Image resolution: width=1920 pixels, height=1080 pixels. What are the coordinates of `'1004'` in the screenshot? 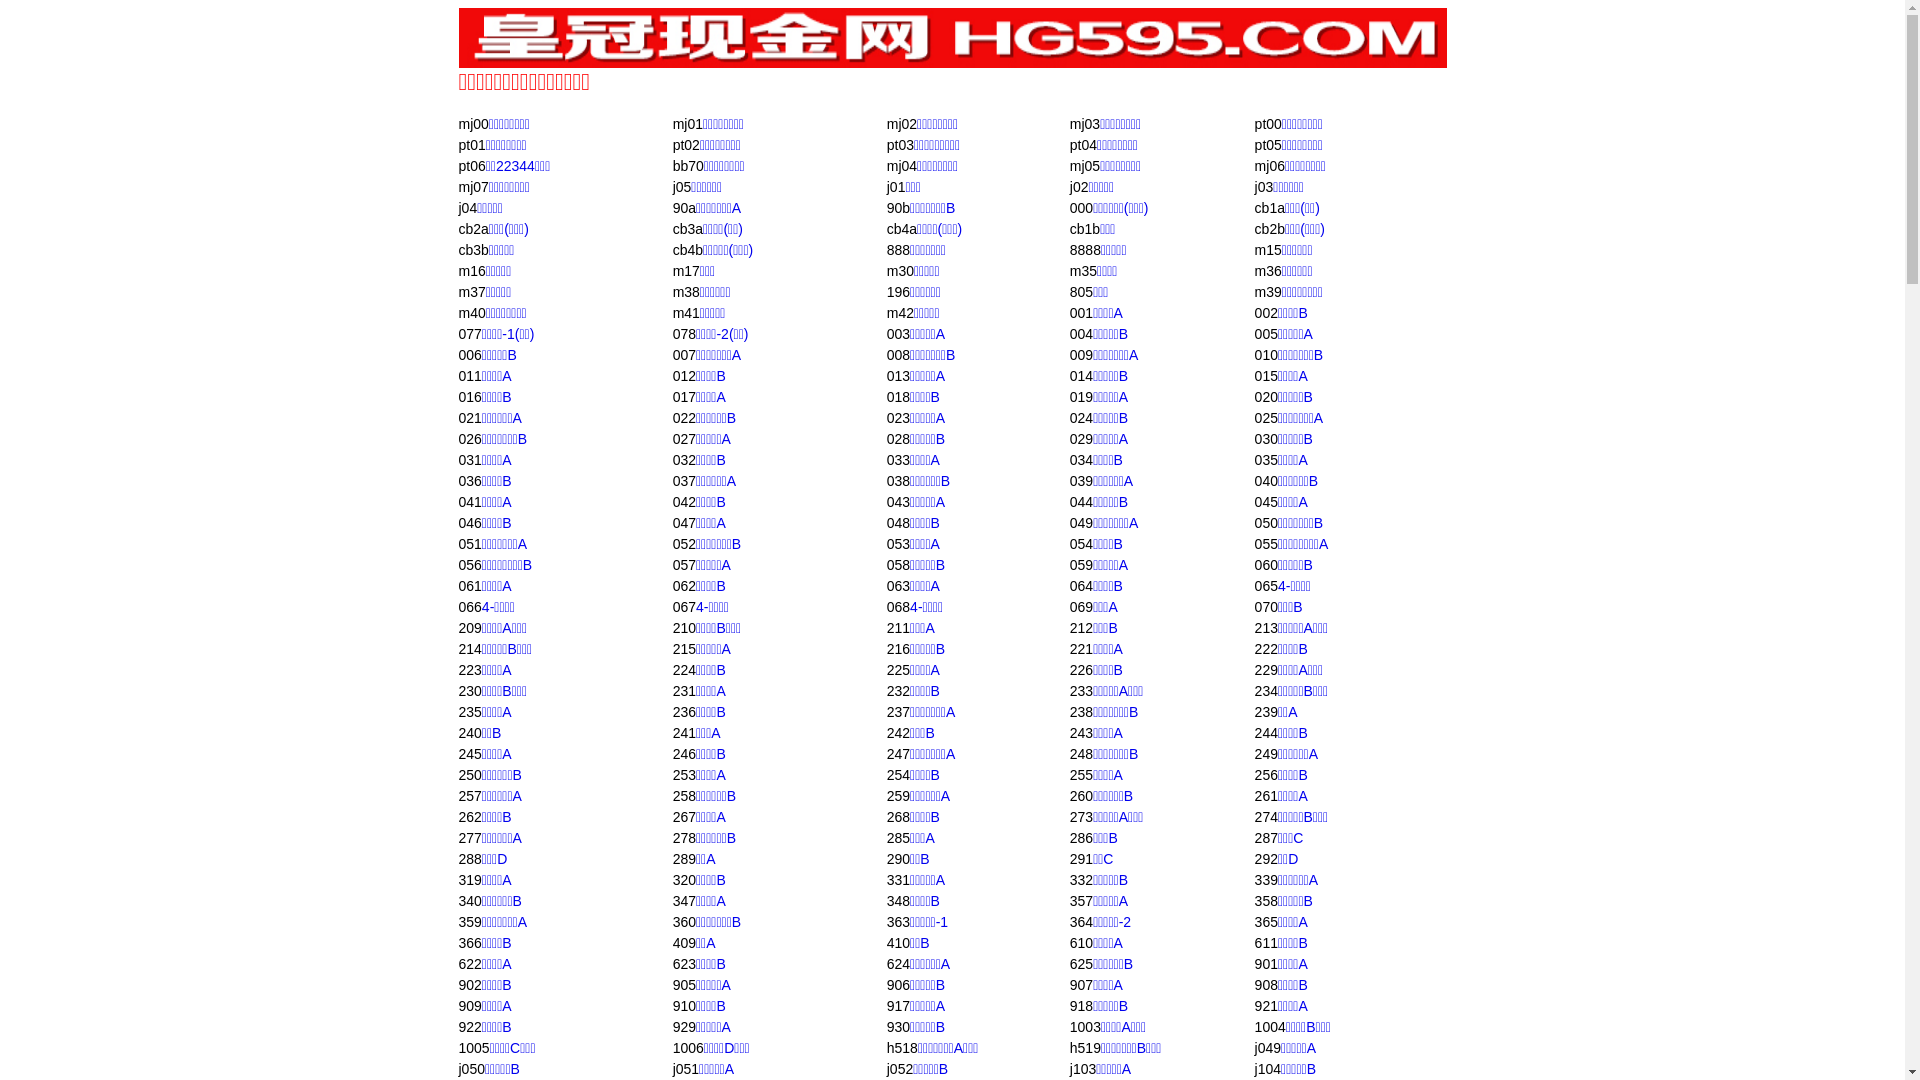 It's located at (1269, 1026).